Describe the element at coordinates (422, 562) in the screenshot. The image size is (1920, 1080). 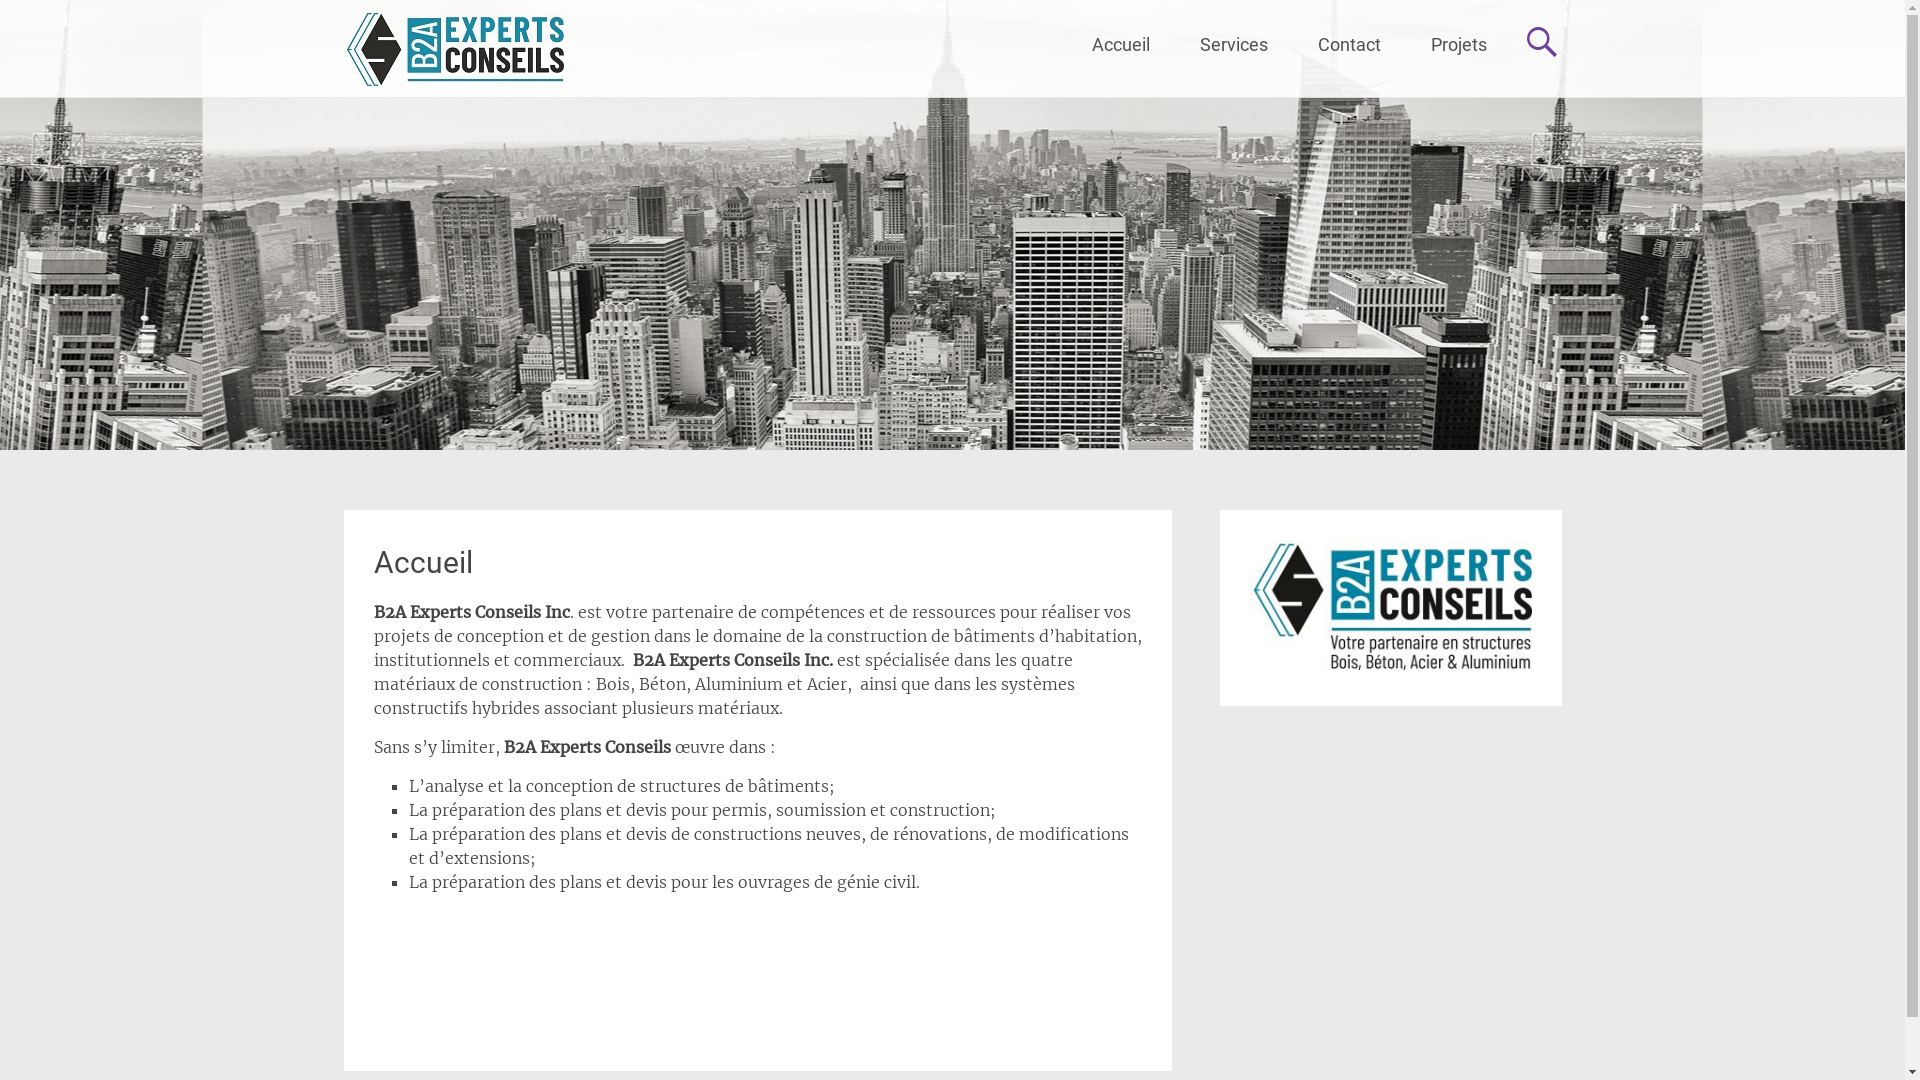
I see `'Accueil'` at that location.